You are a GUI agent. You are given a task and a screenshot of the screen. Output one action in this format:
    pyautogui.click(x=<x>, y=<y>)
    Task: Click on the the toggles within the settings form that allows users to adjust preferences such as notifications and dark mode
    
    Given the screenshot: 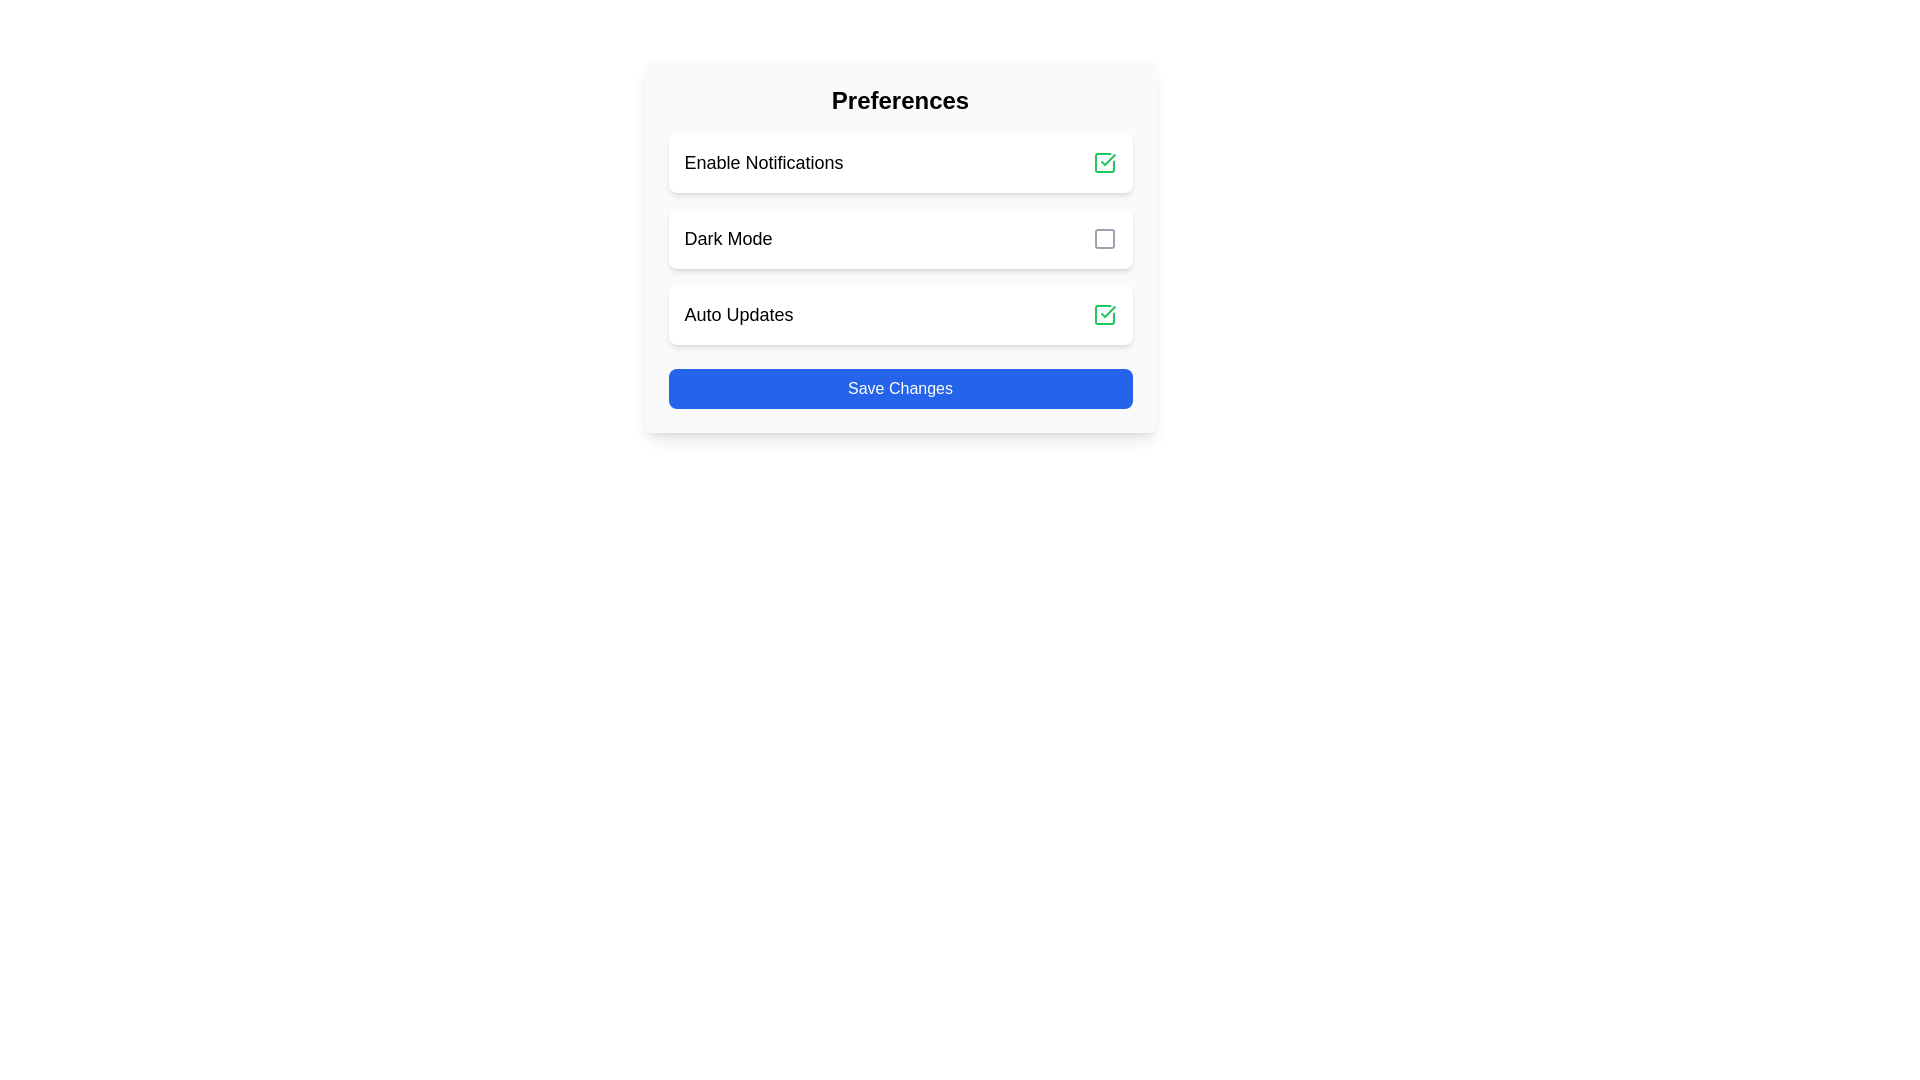 What is the action you would take?
    pyautogui.click(x=899, y=245)
    